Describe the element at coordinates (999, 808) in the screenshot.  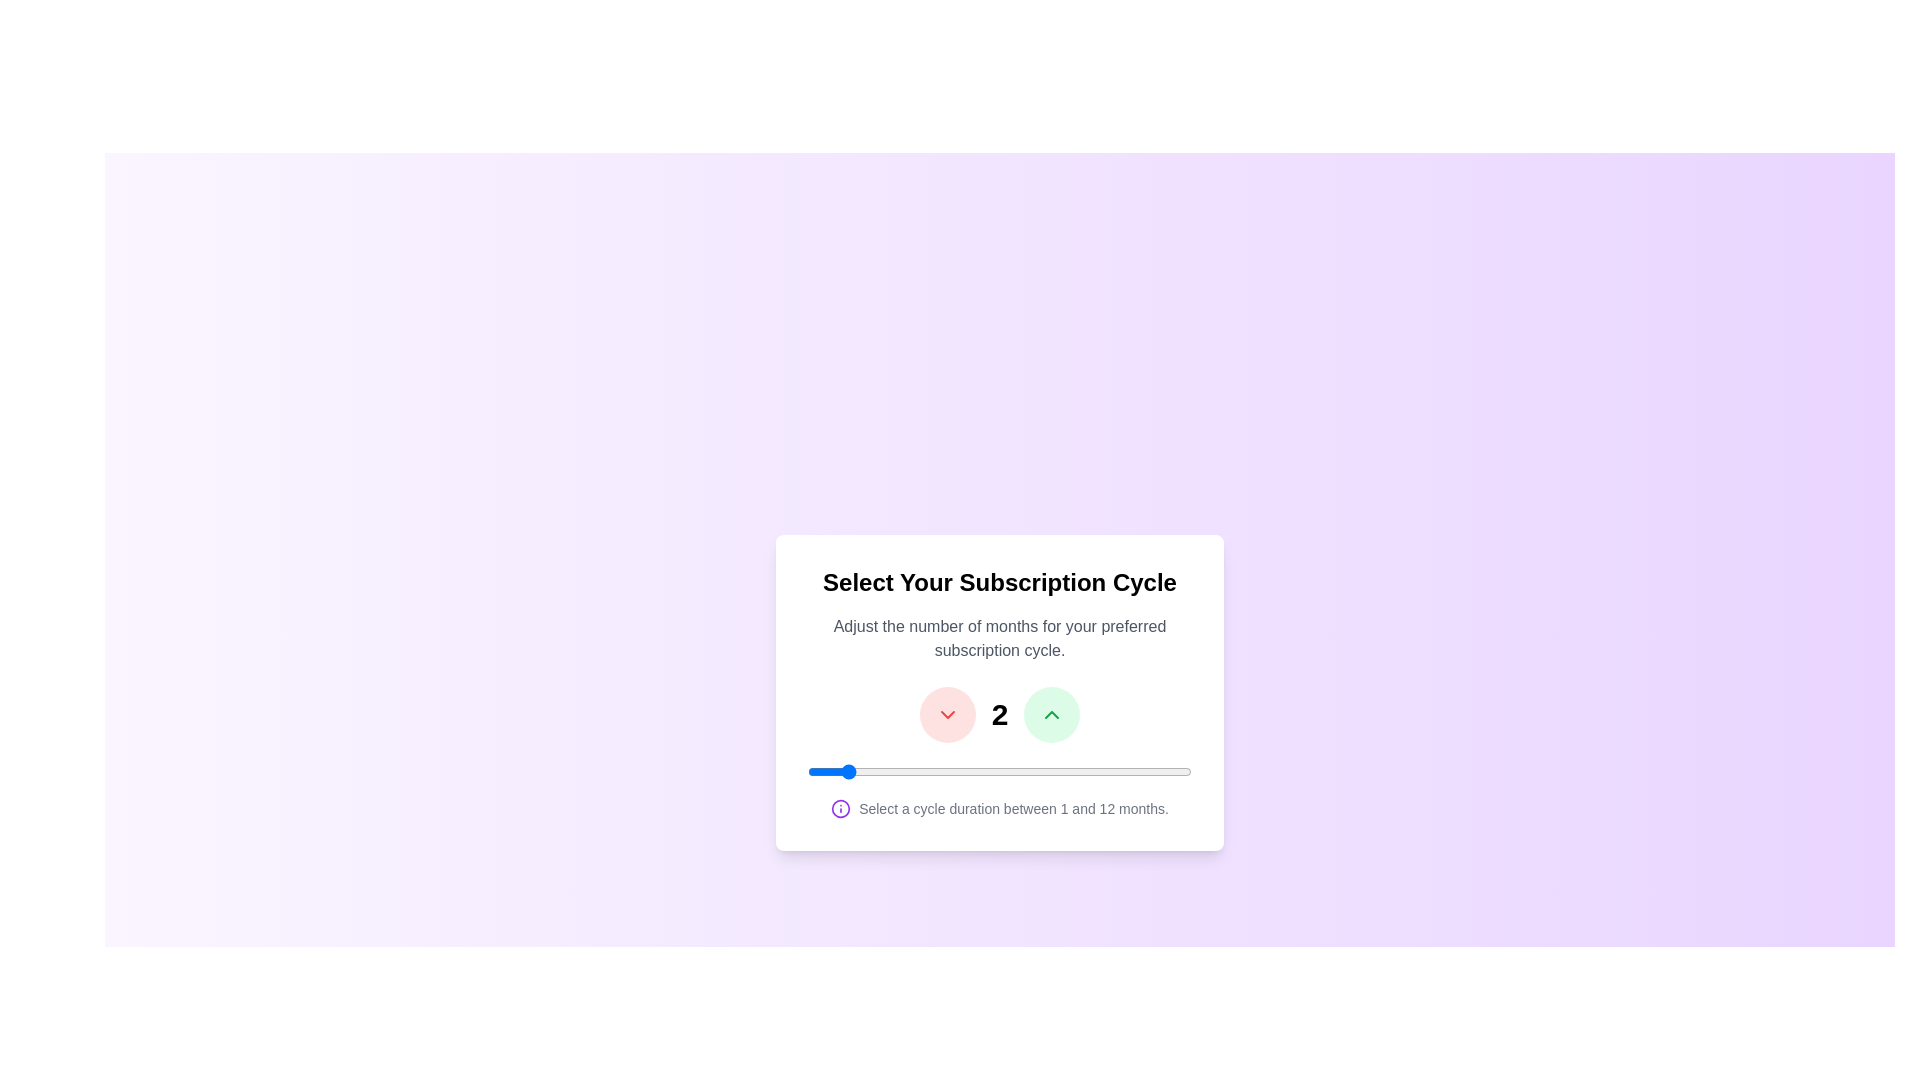
I see `the informational text element that contains the message 'Select a cycle duration between 1 and 12 months.' and has a purple 'info' icon to the left` at that location.